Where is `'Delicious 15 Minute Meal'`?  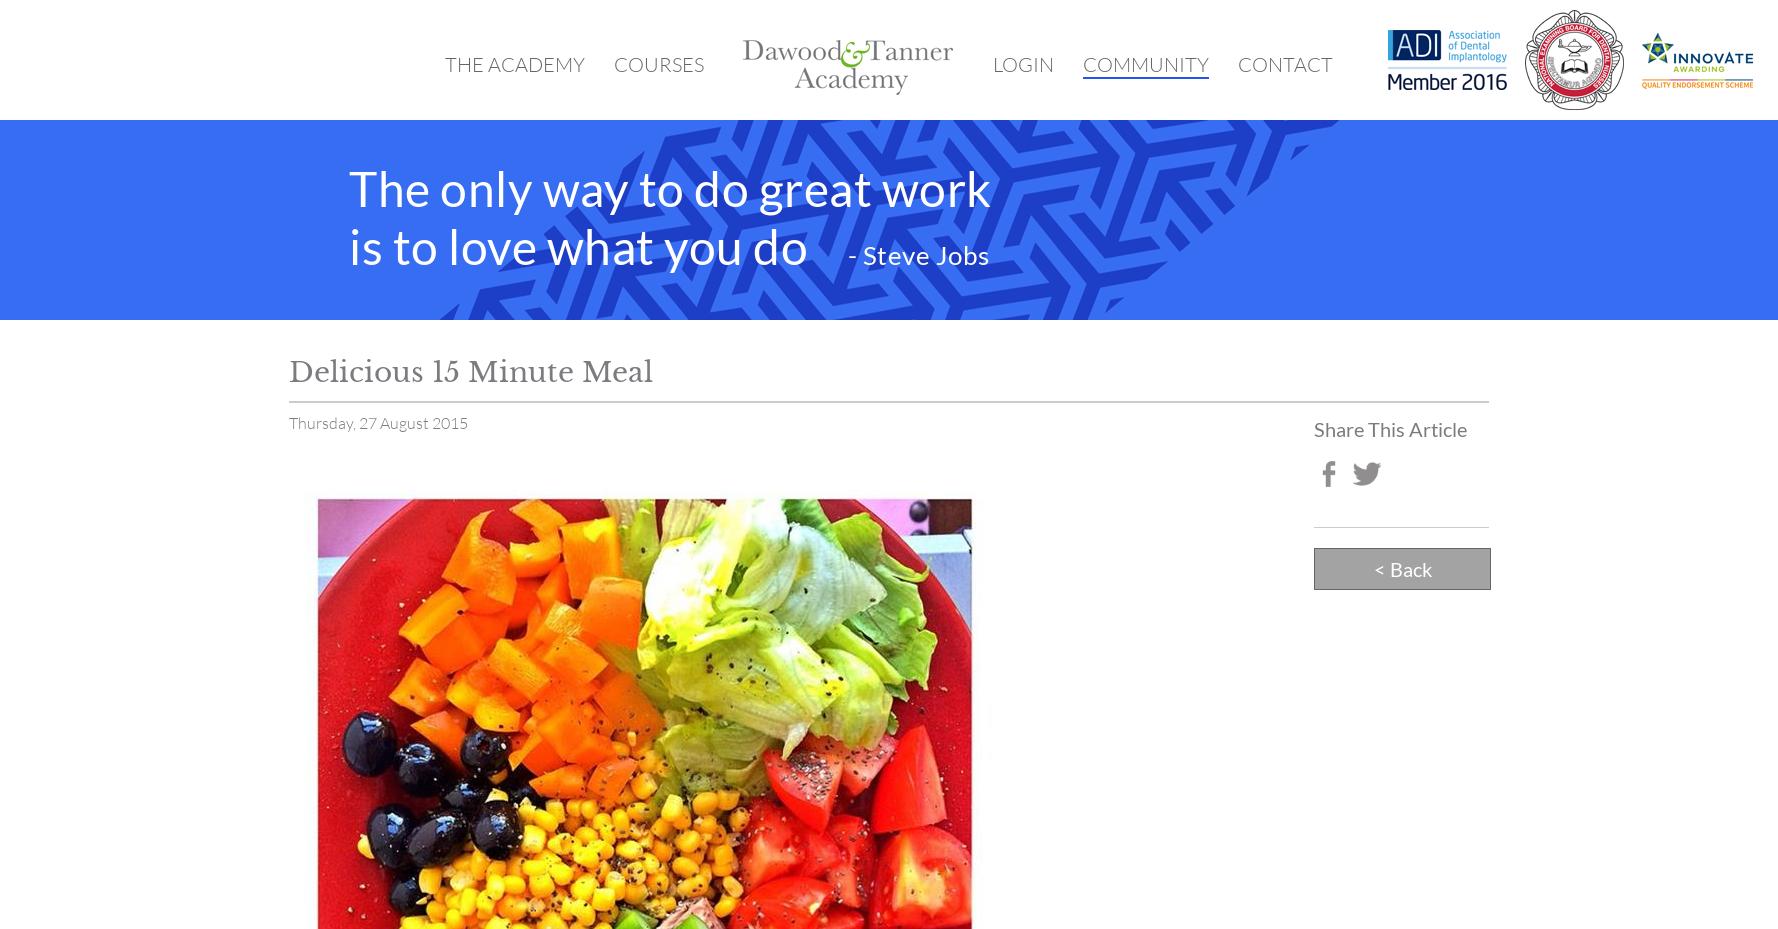 'Delicious 15 Minute Meal' is located at coordinates (469, 371).